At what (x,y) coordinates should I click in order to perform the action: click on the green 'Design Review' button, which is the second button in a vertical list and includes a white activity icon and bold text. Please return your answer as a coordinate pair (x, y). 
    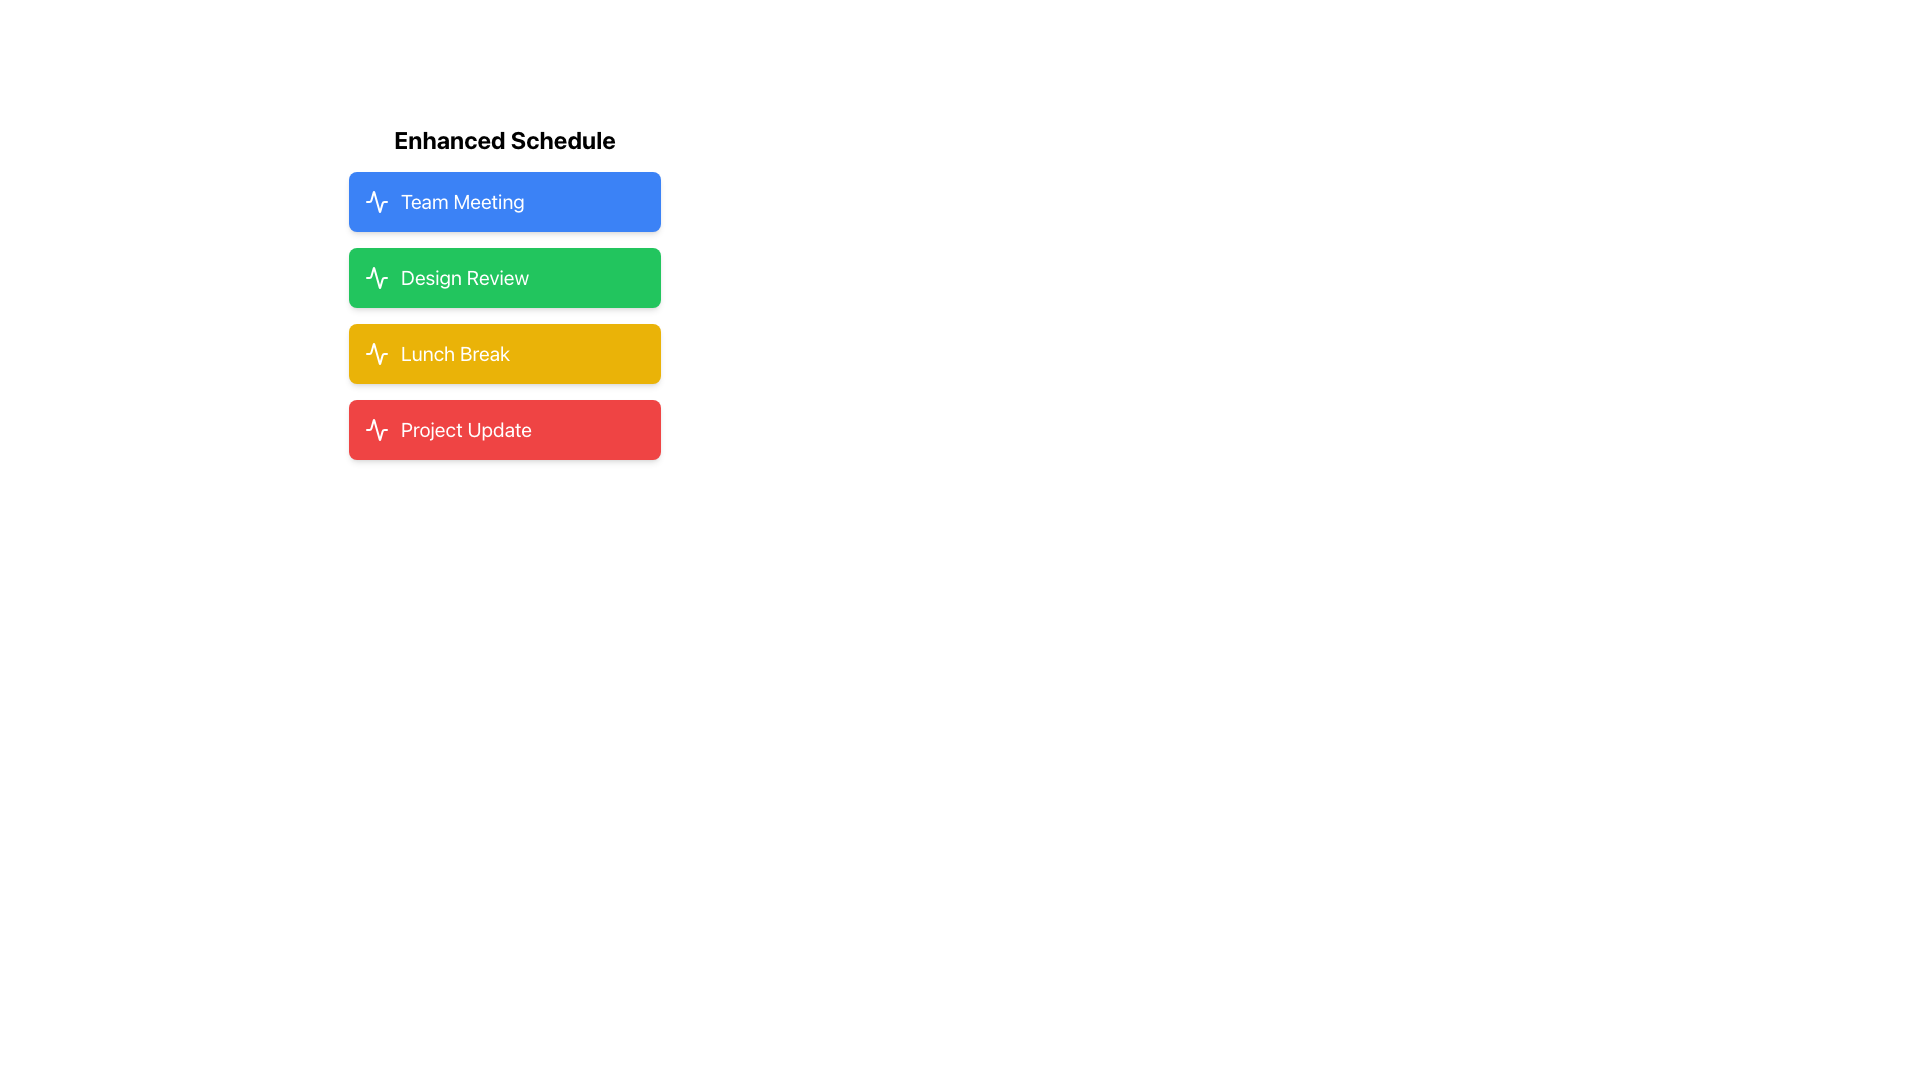
    Looking at the image, I should click on (504, 277).